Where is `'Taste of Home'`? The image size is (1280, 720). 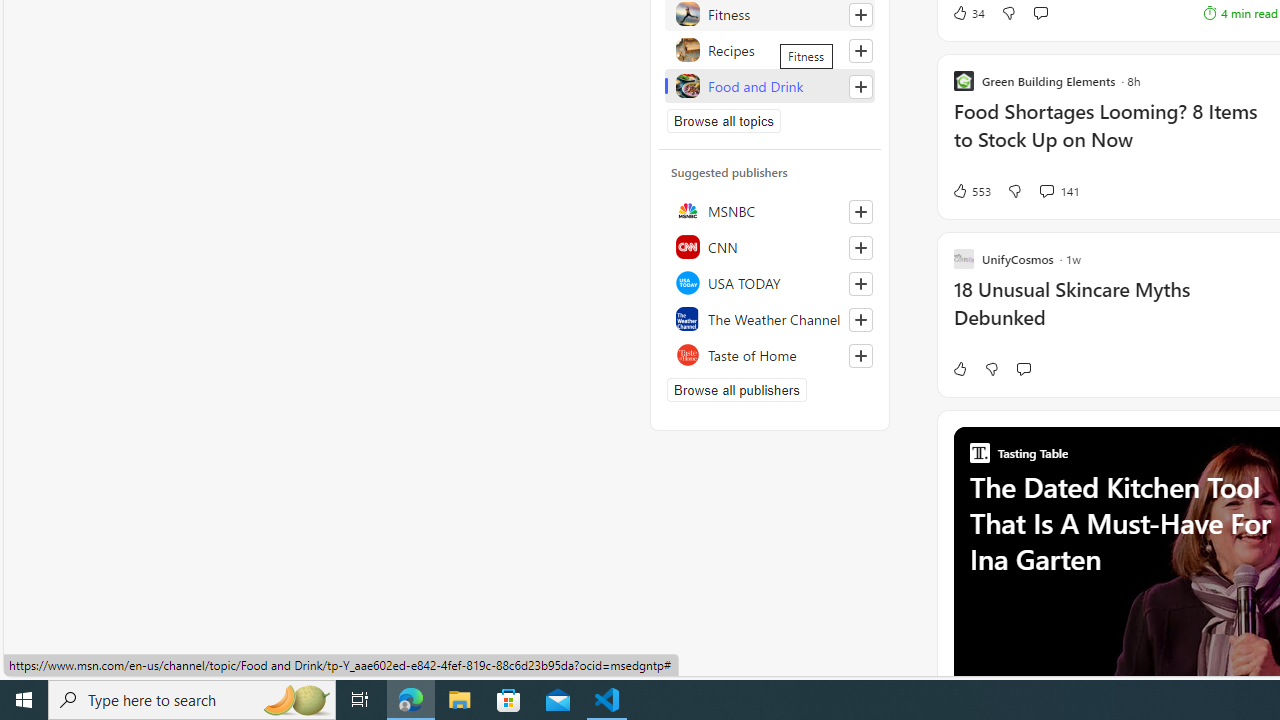 'Taste of Home' is located at coordinates (769, 353).